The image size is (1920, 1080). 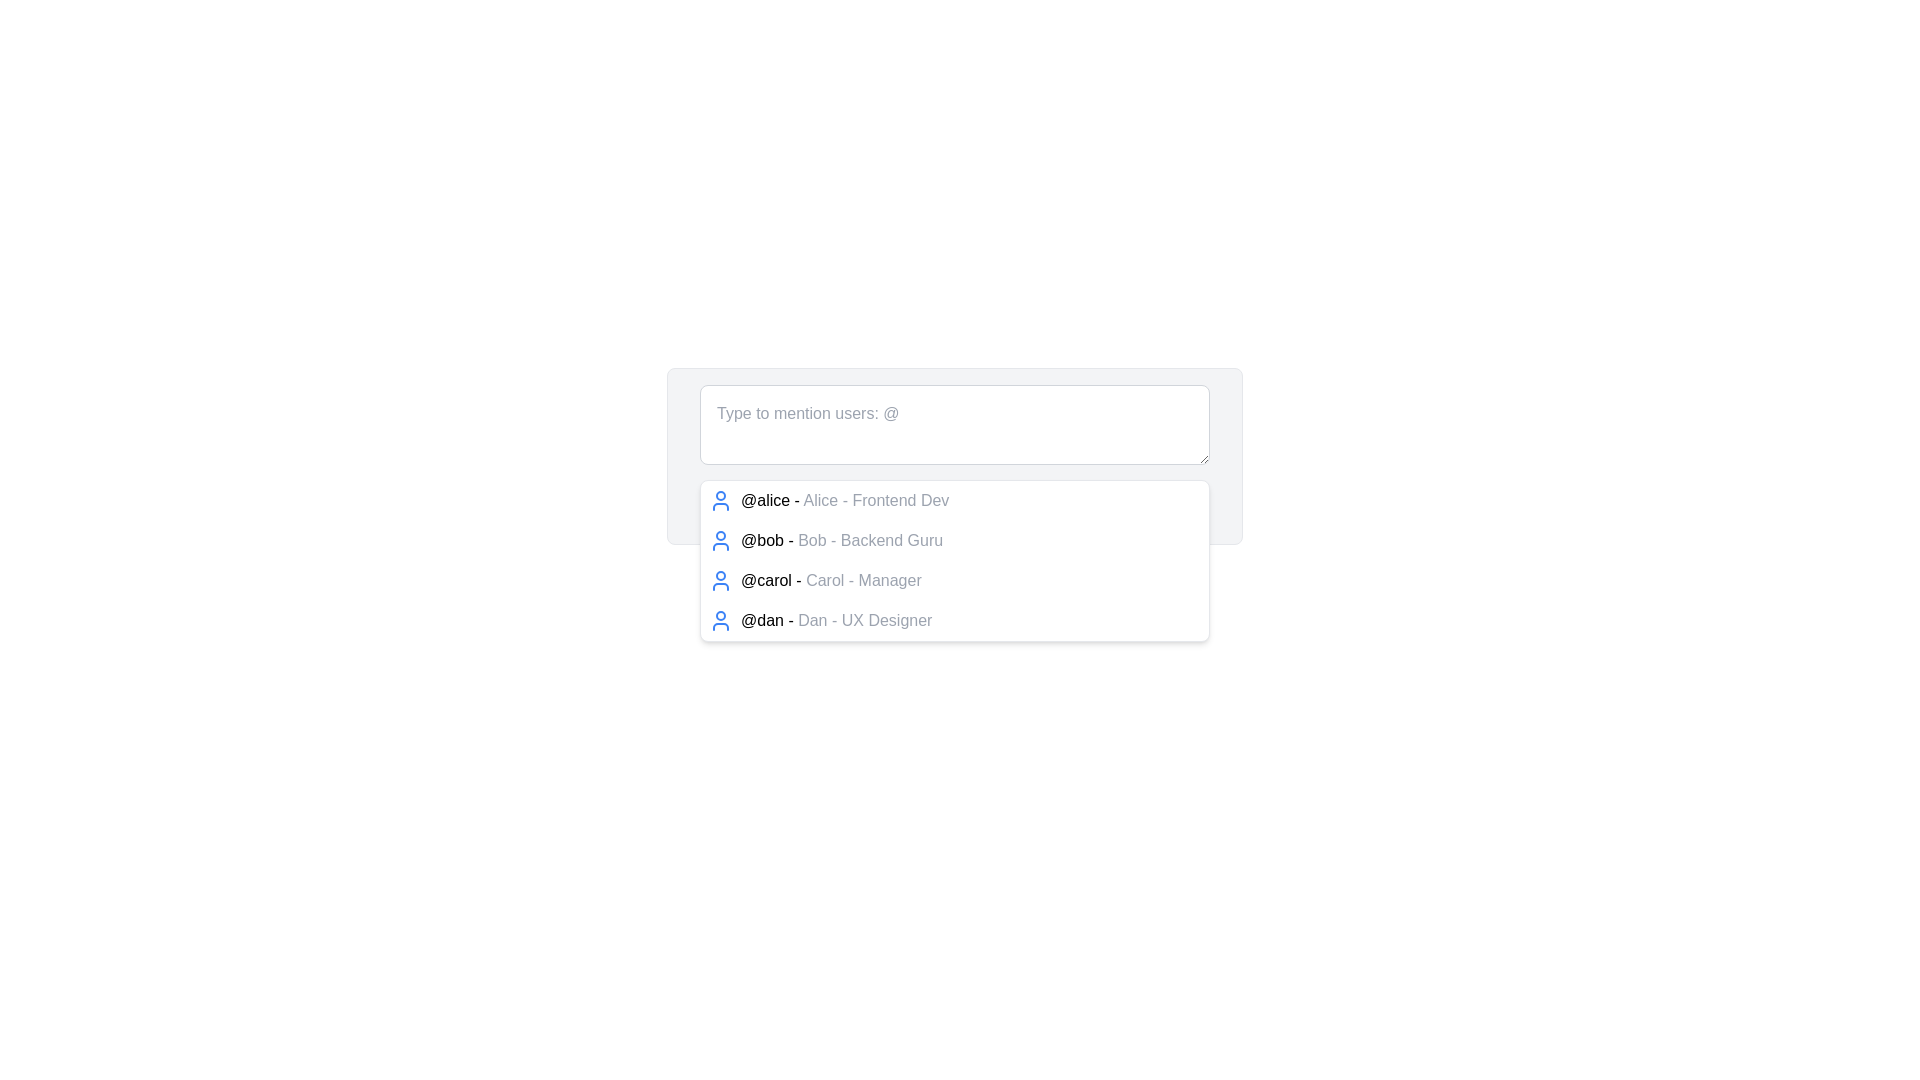 I want to click on the user suggestion for '@bob', which is the second entry in the list of user suggestions located below the input field labeled 'Type to mention users', so click(x=842, y=540).